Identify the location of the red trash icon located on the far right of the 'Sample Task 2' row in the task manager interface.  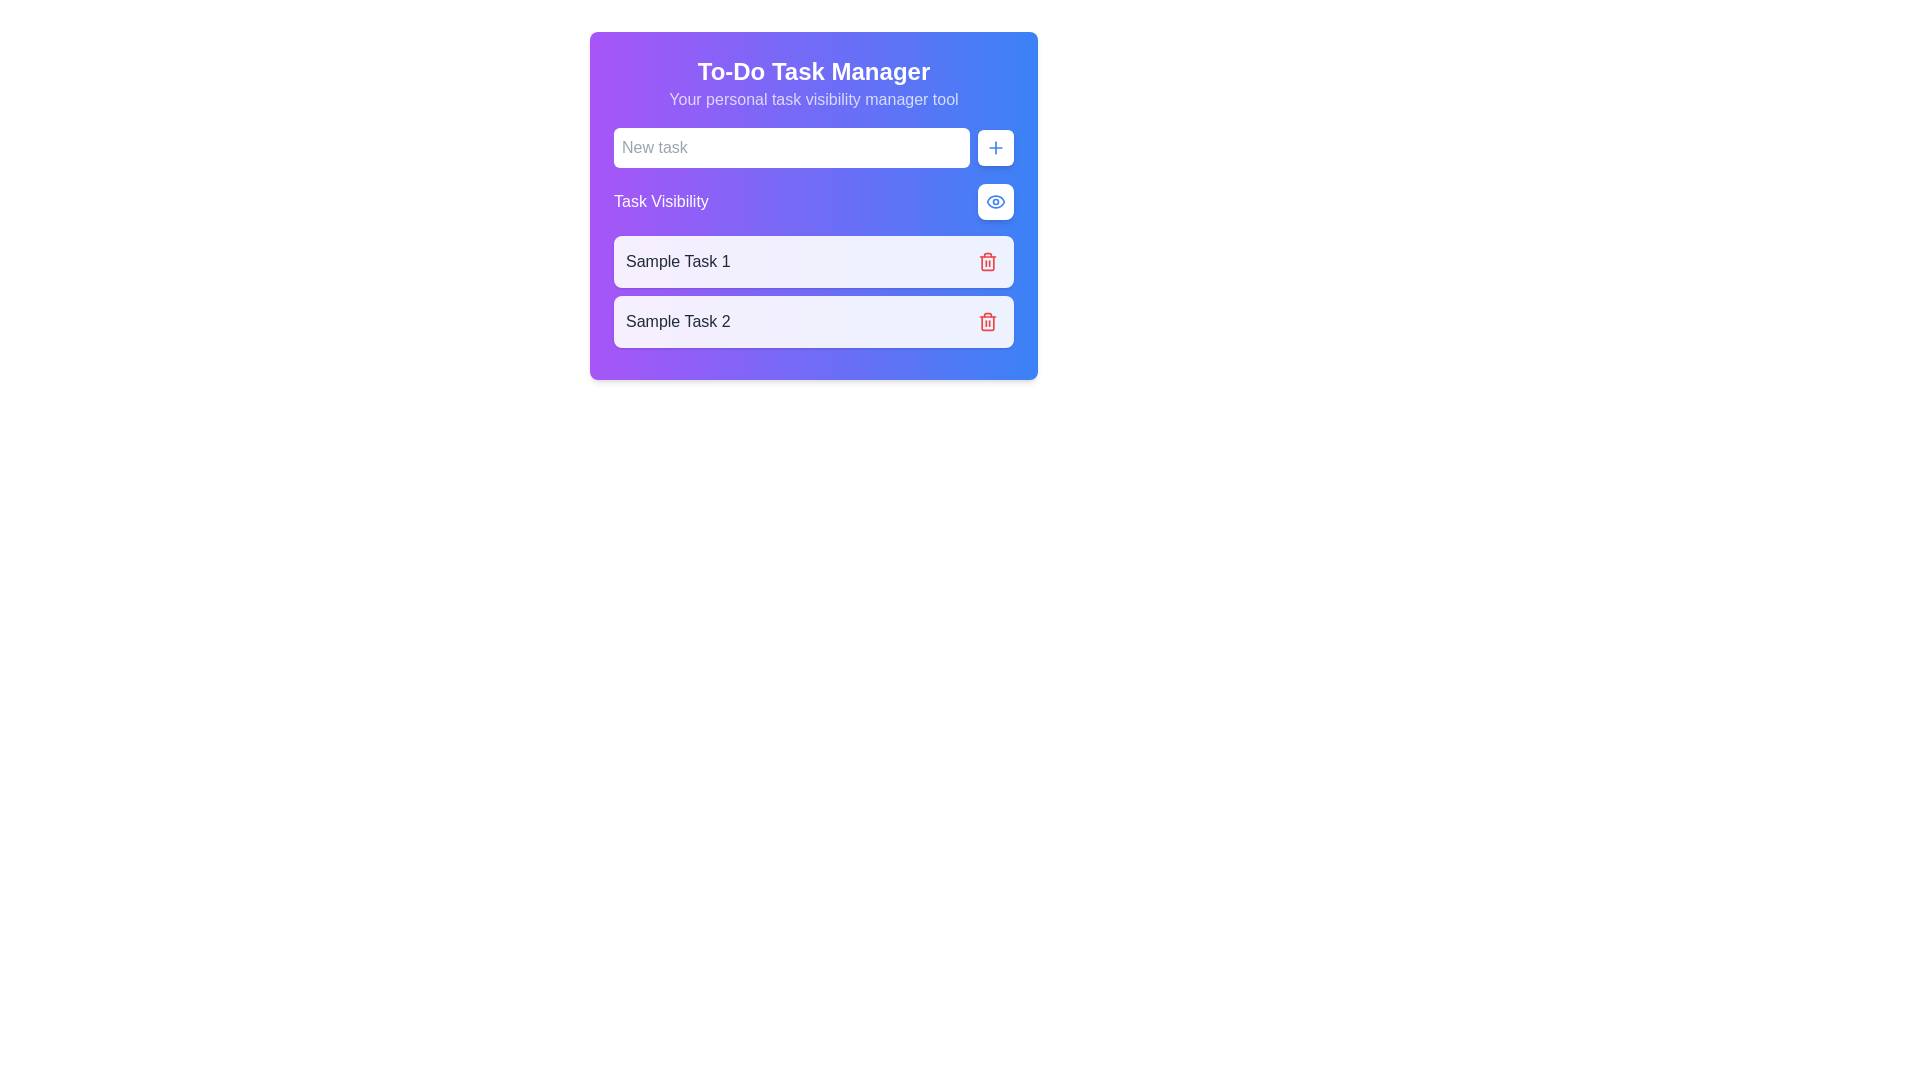
(988, 322).